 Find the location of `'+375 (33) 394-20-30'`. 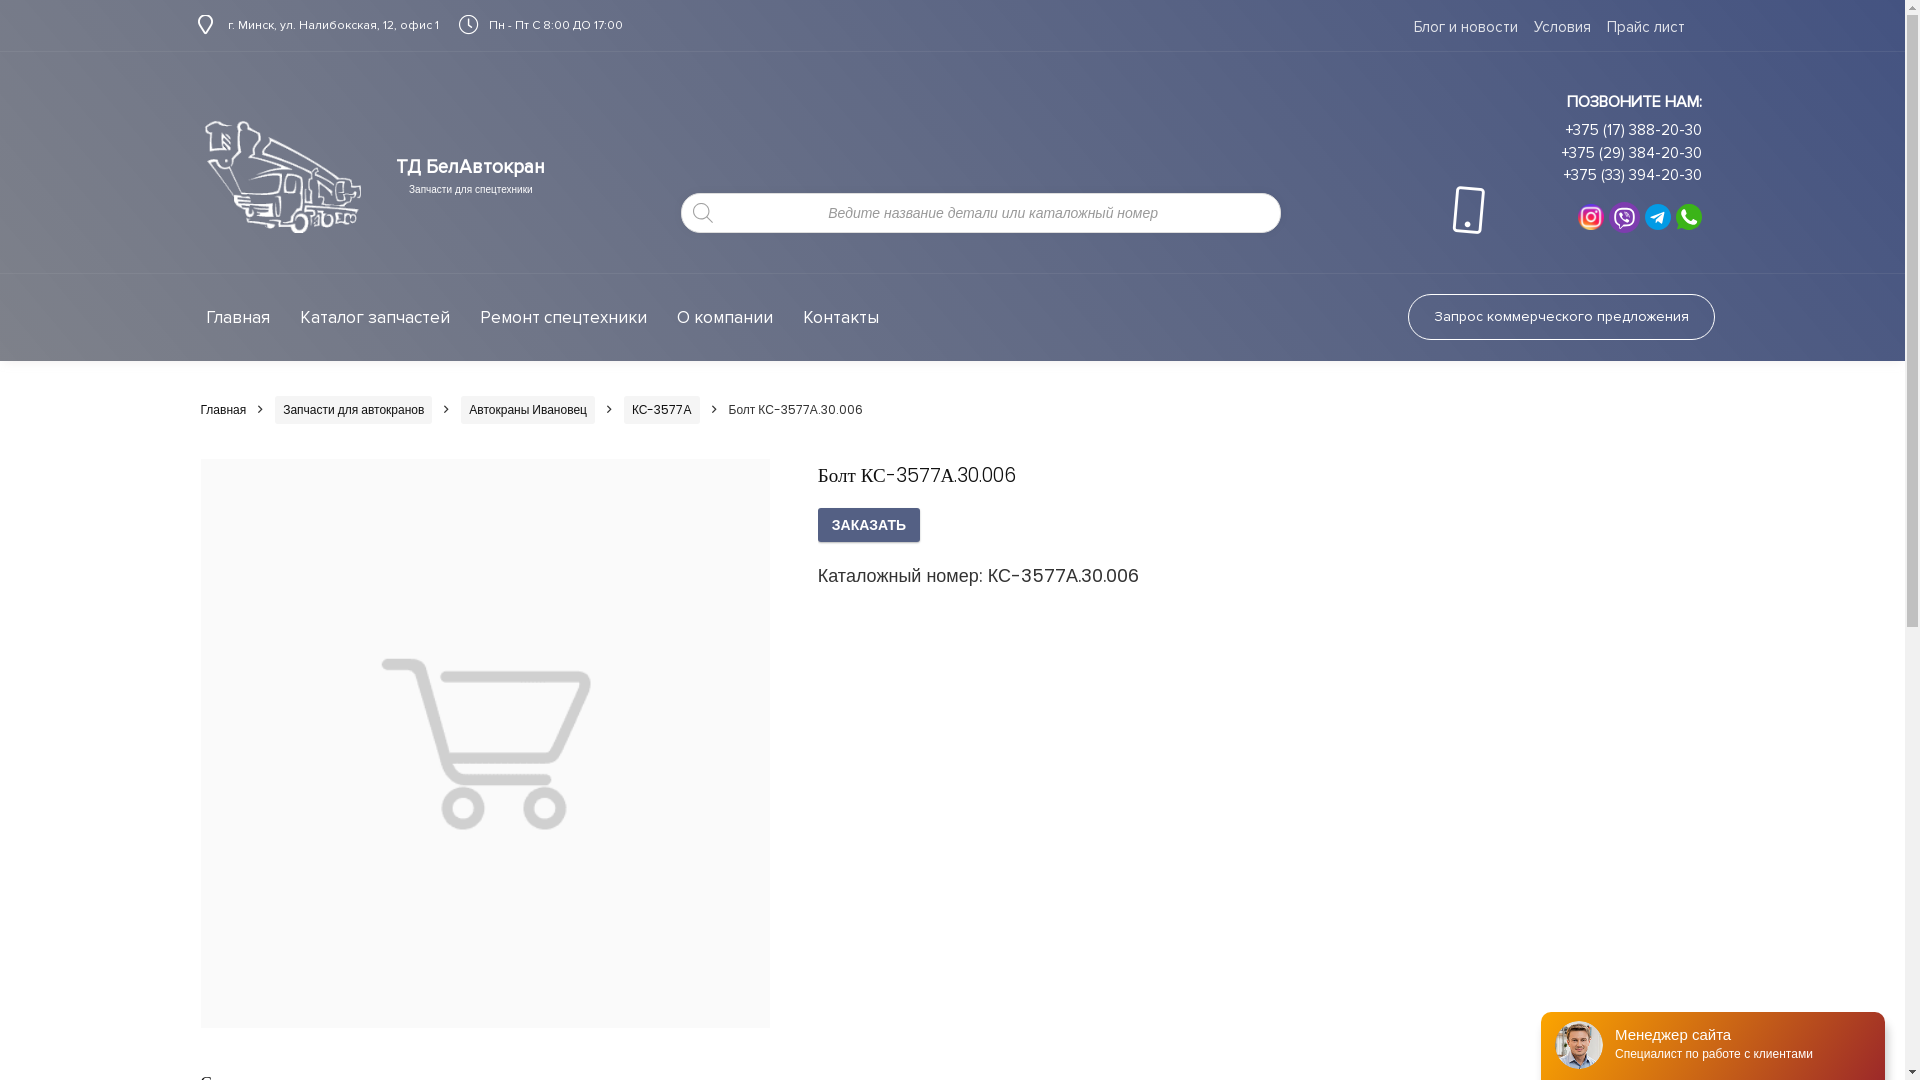

'+375 (33) 394-20-30' is located at coordinates (1632, 173).